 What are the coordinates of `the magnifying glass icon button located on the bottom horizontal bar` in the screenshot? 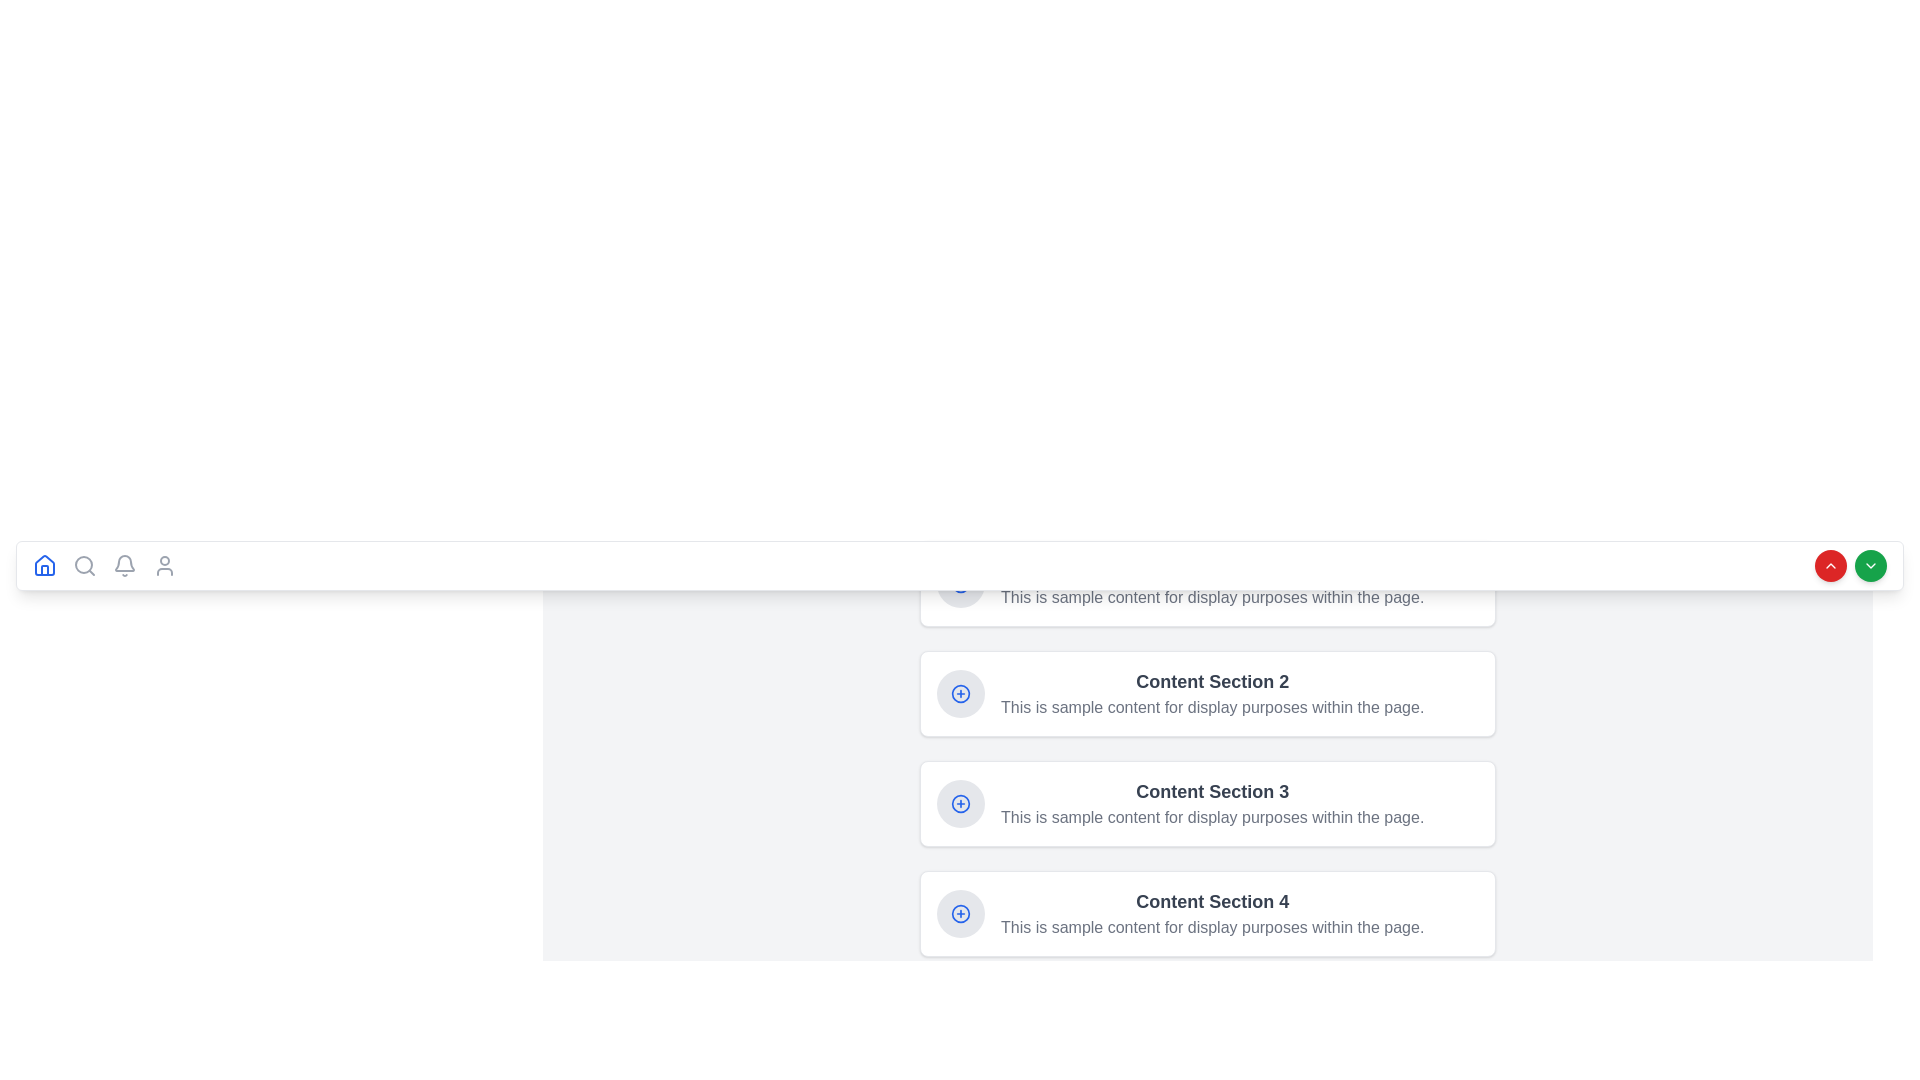 It's located at (84, 566).